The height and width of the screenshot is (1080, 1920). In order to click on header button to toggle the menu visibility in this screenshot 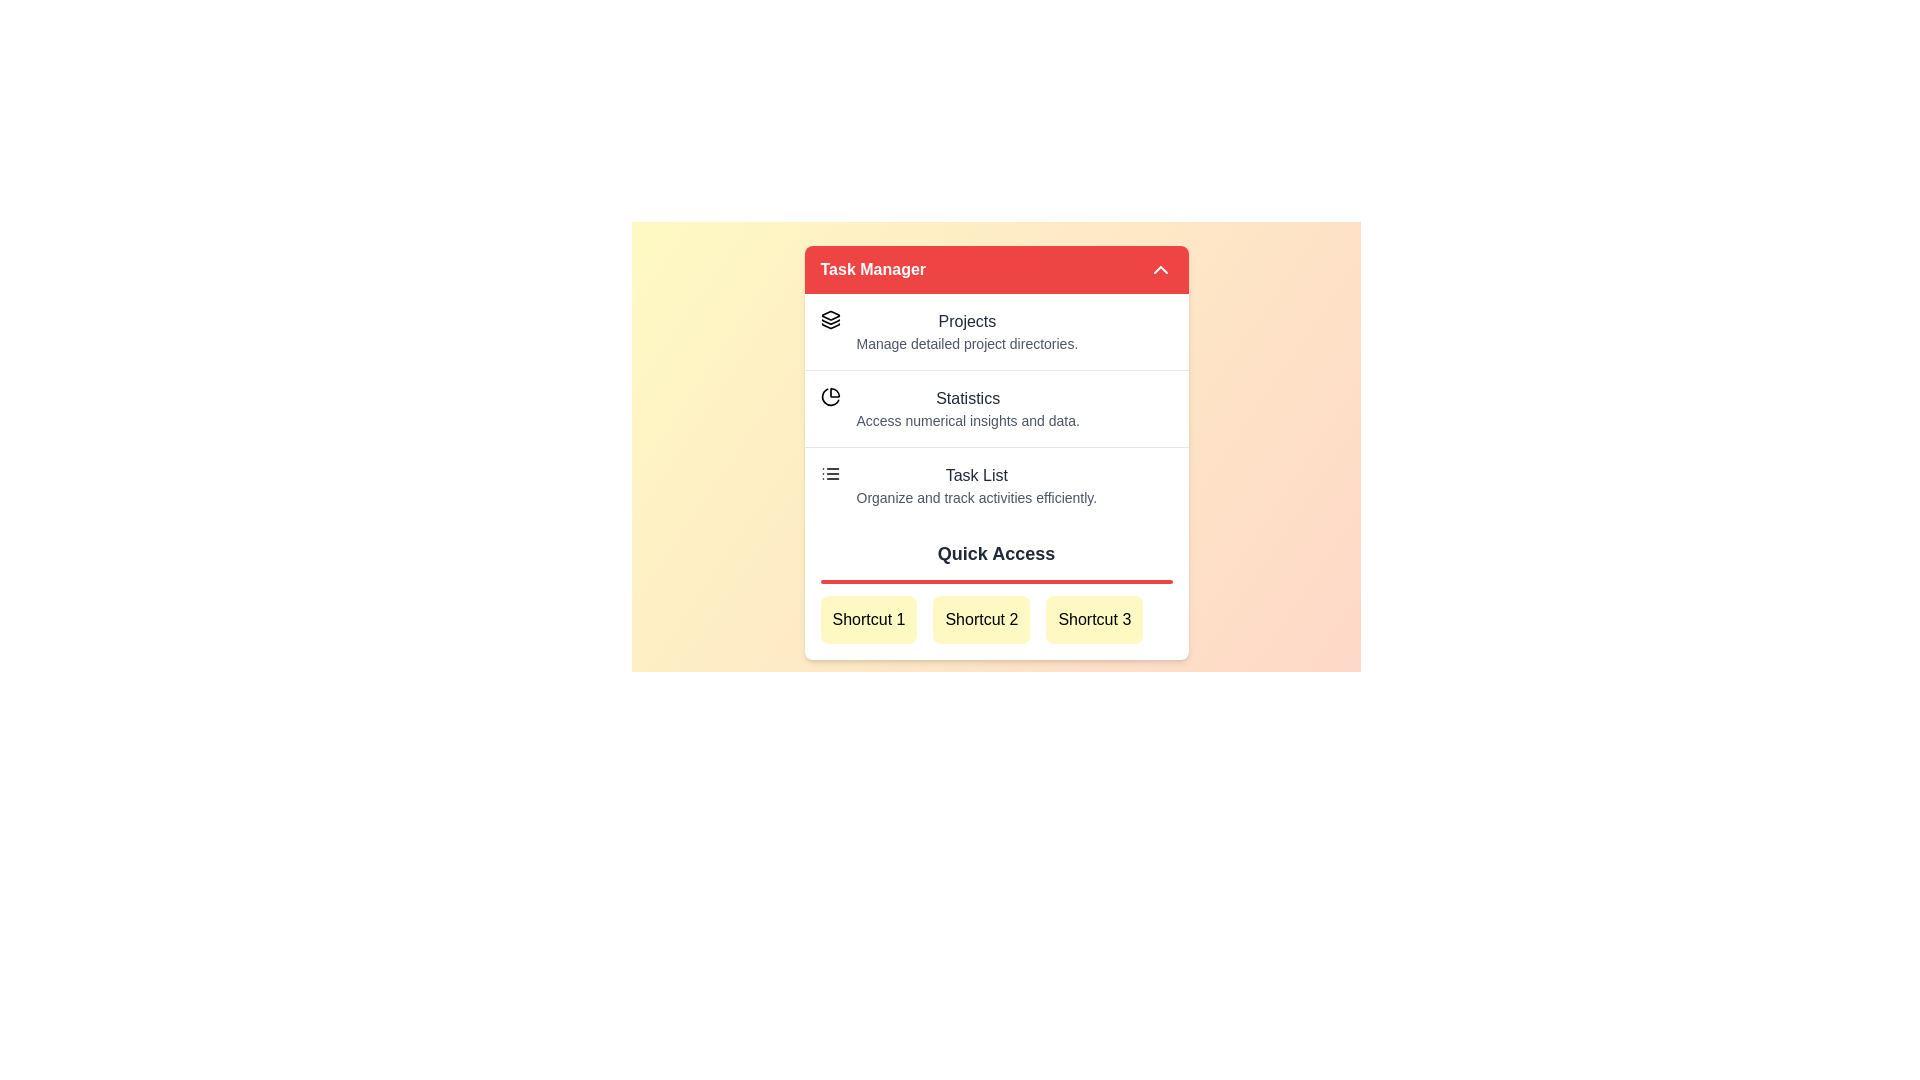, I will do `click(996, 270)`.